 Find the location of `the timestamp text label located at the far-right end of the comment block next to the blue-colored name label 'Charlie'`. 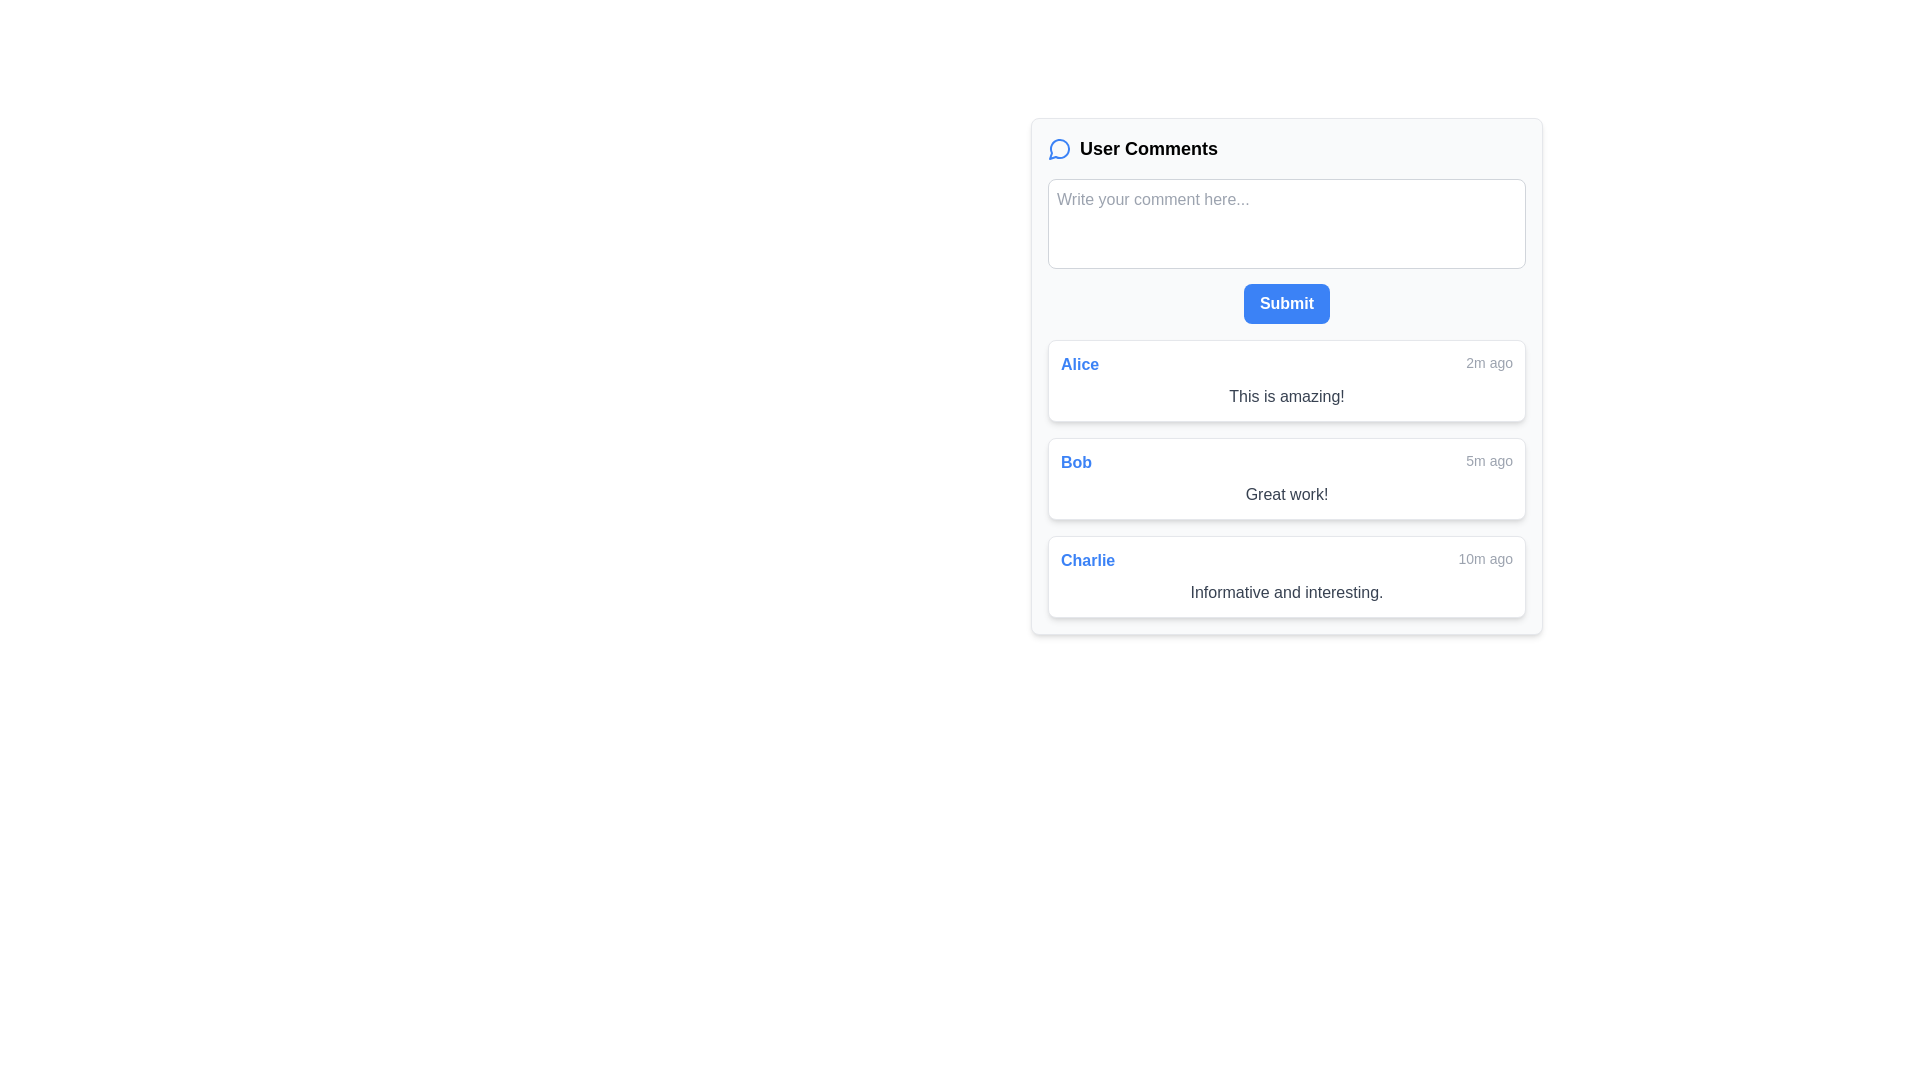

the timestamp text label located at the far-right end of the comment block next to the blue-colored name label 'Charlie' is located at coordinates (1485, 560).